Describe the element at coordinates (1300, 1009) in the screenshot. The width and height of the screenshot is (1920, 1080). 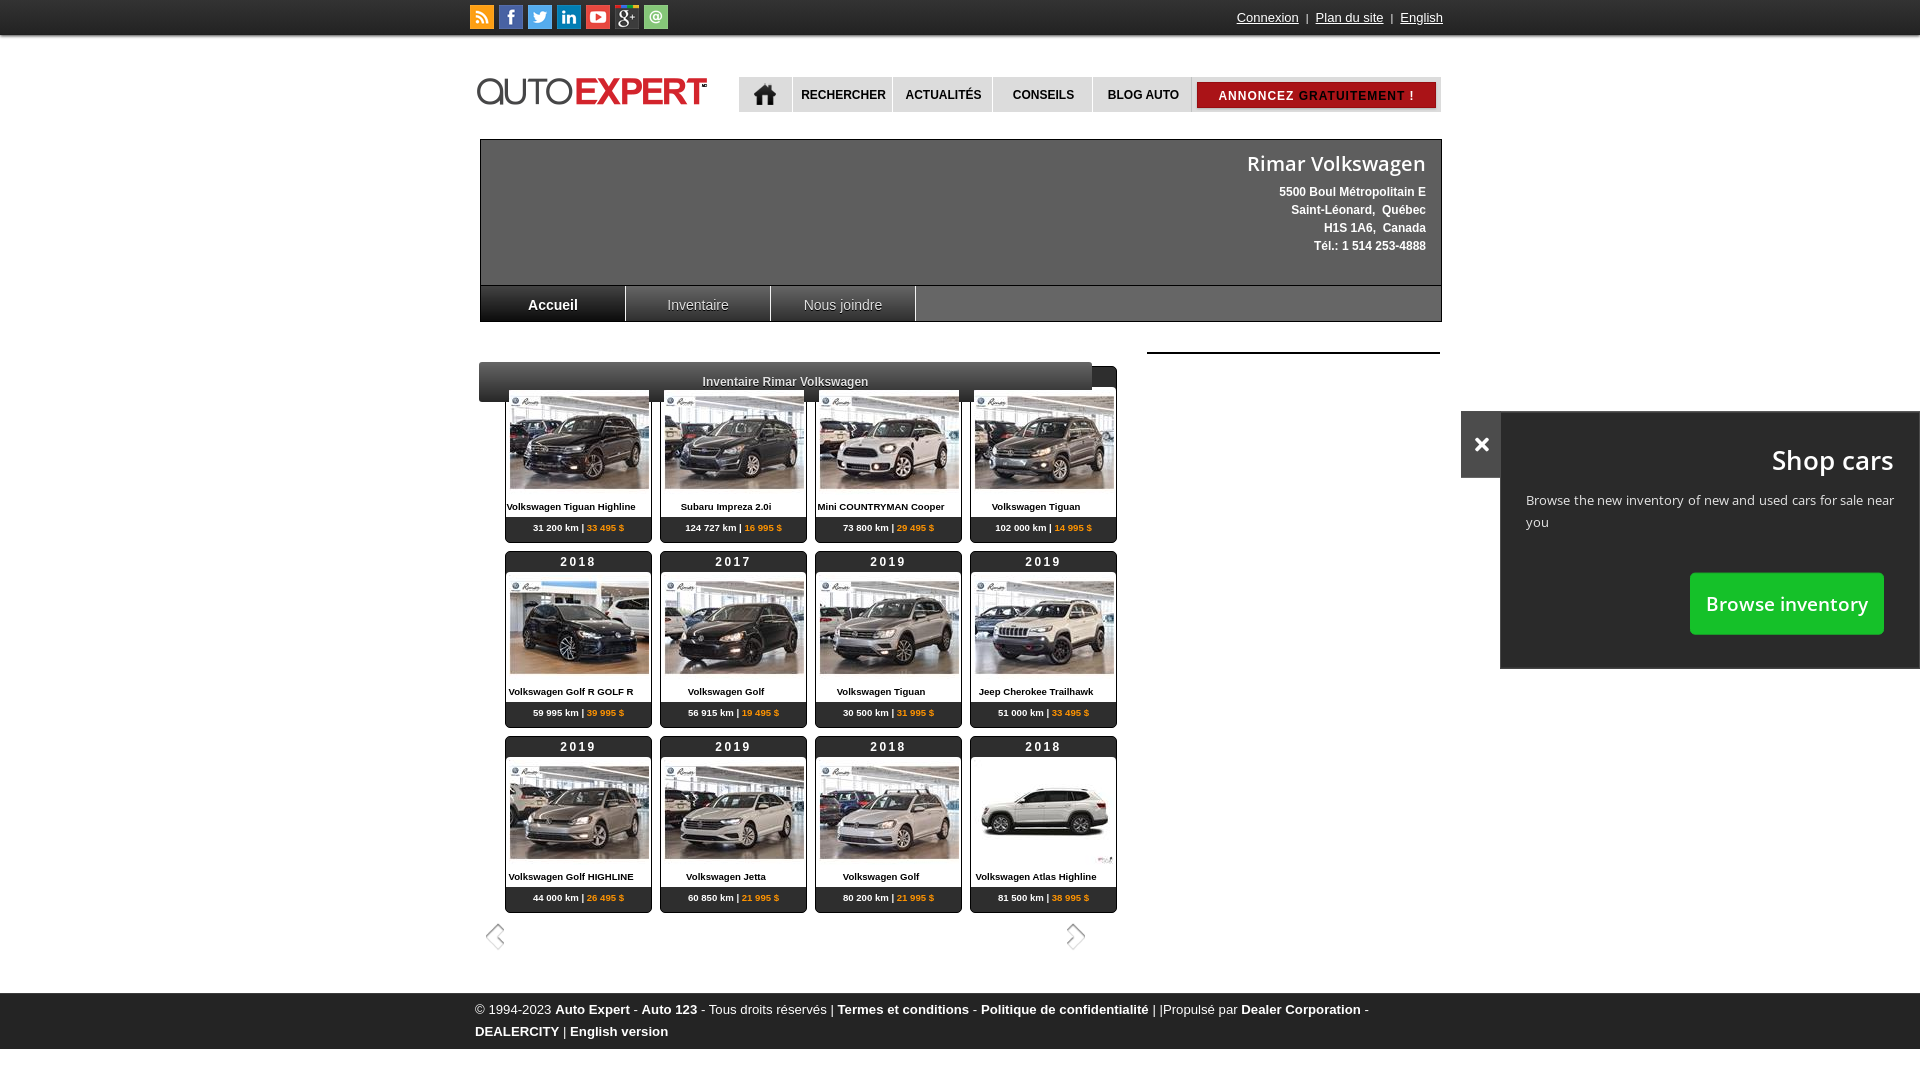
I see `'Dealer Corporation'` at that location.